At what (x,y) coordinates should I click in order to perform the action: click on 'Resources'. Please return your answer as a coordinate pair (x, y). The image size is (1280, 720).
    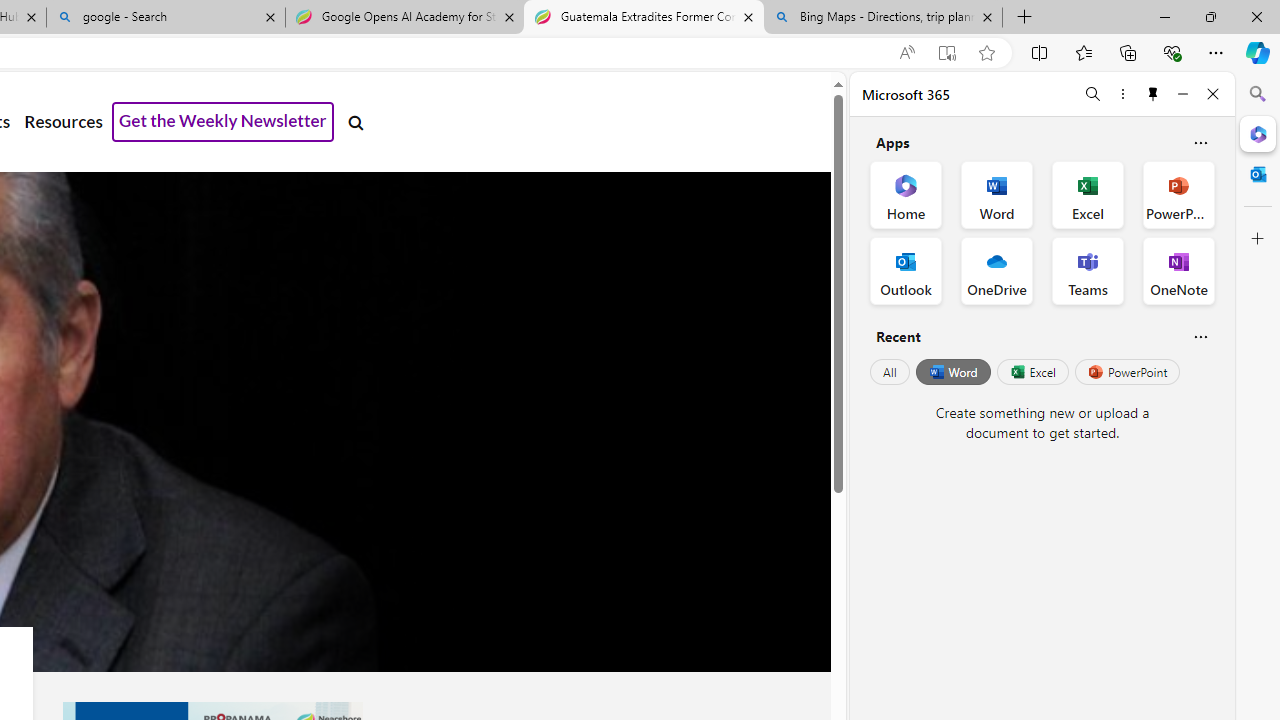
    Looking at the image, I should click on (63, 122).